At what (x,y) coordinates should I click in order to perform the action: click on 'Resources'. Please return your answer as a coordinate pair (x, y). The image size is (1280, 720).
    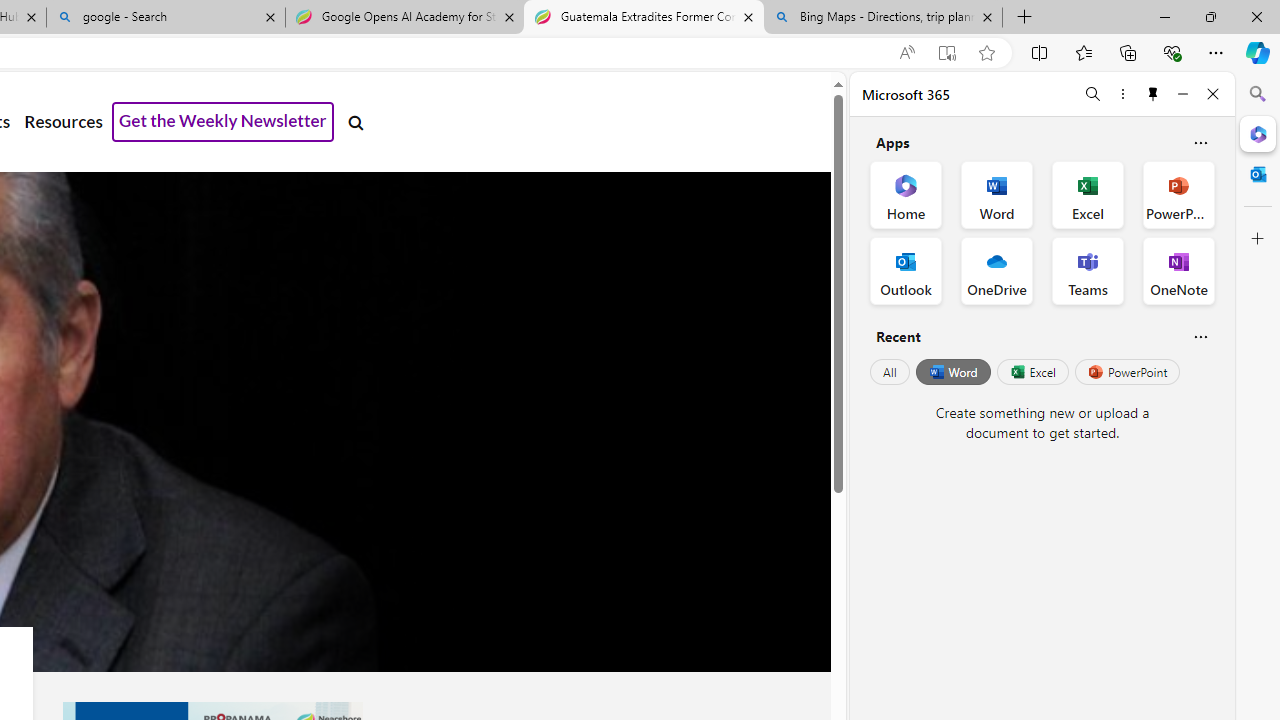
    Looking at the image, I should click on (63, 122).